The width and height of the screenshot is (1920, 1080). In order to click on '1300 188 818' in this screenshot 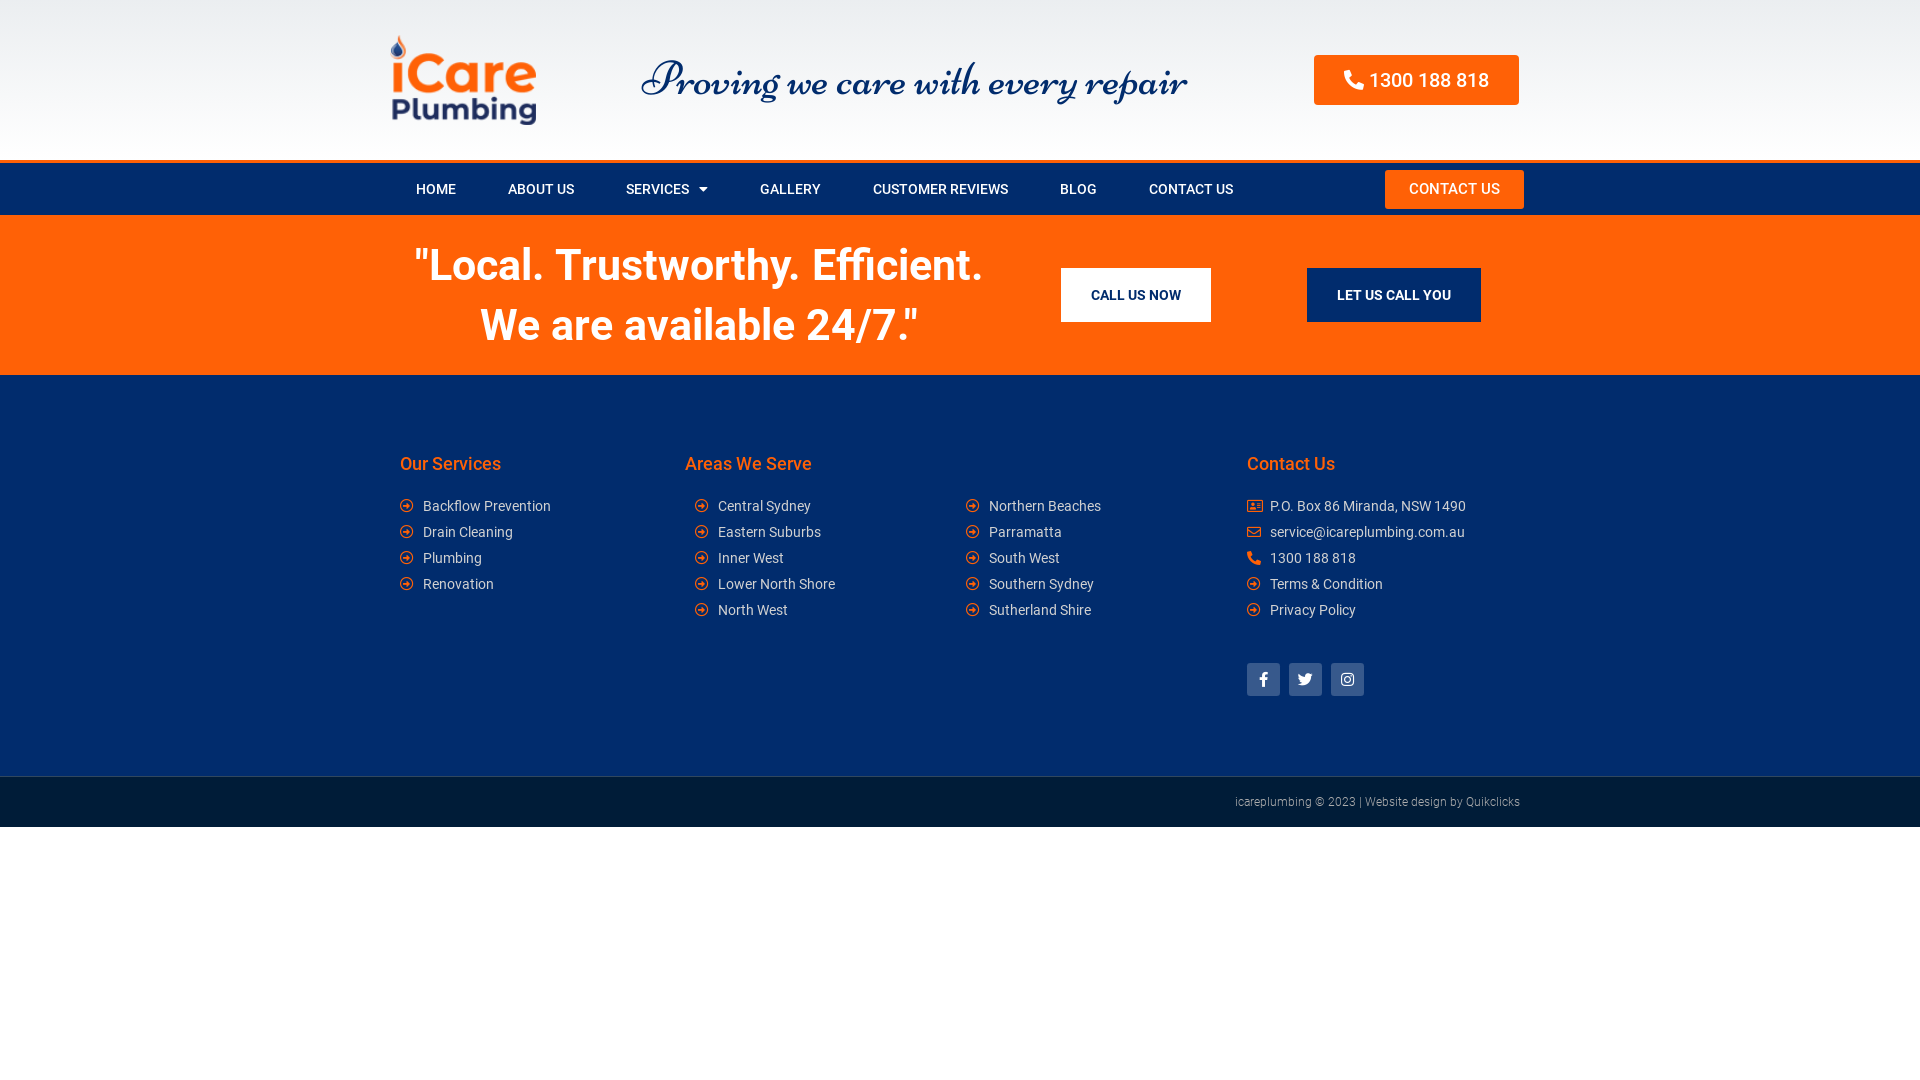, I will do `click(1415, 79)`.